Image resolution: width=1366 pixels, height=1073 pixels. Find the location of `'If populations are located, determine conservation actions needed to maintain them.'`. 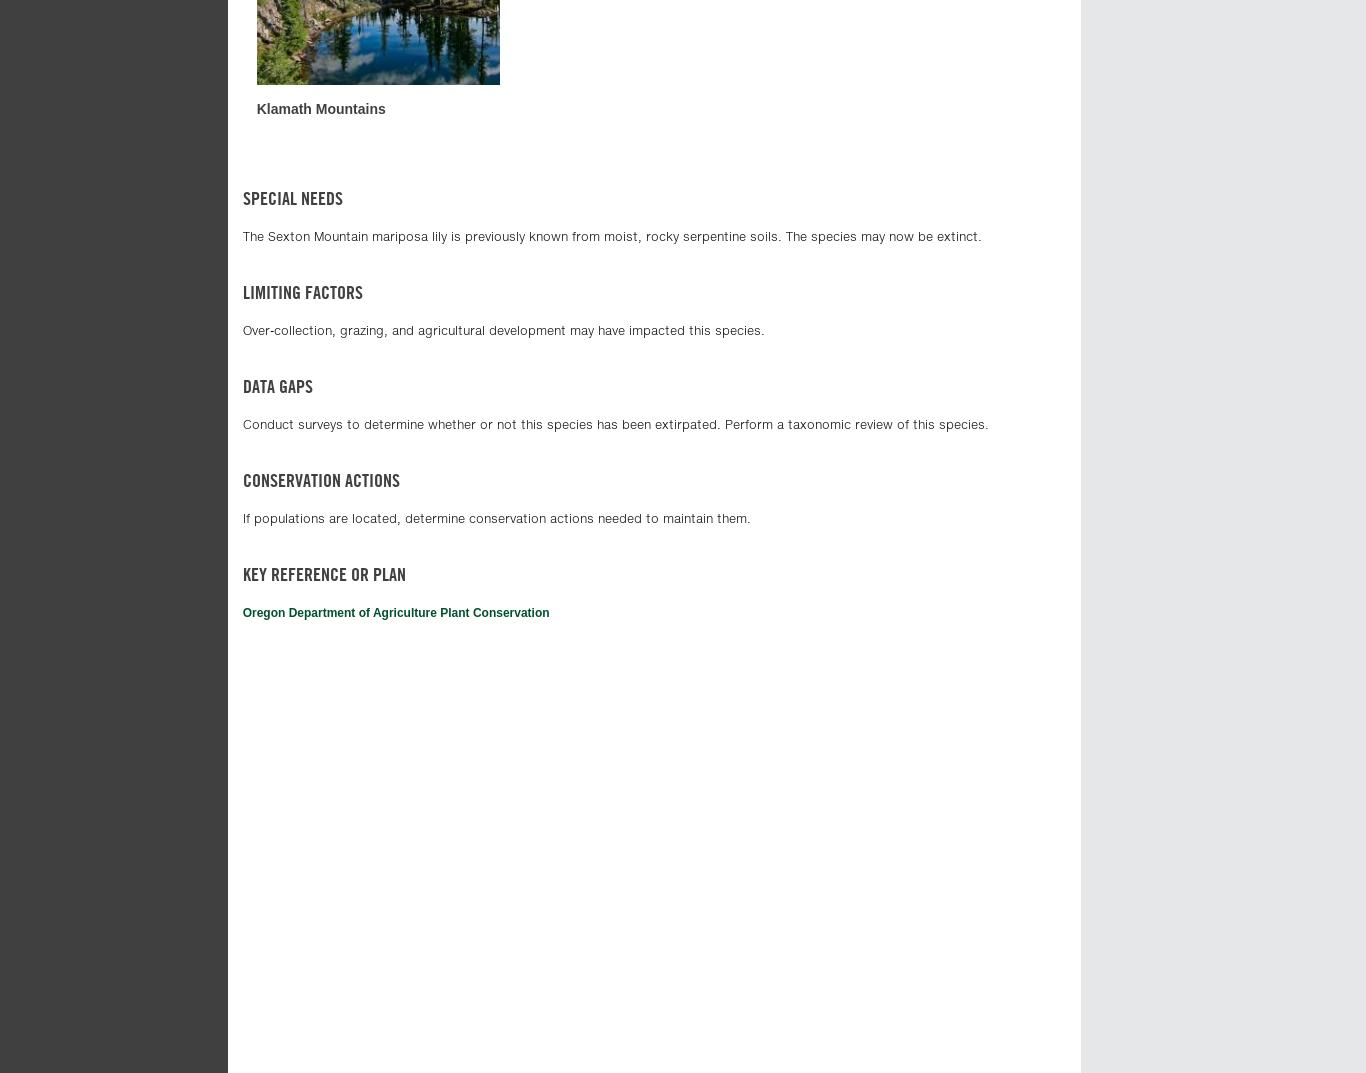

'If populations are located, determine conservation actions needed to maintain them.' is located at coordinates (242, 517).